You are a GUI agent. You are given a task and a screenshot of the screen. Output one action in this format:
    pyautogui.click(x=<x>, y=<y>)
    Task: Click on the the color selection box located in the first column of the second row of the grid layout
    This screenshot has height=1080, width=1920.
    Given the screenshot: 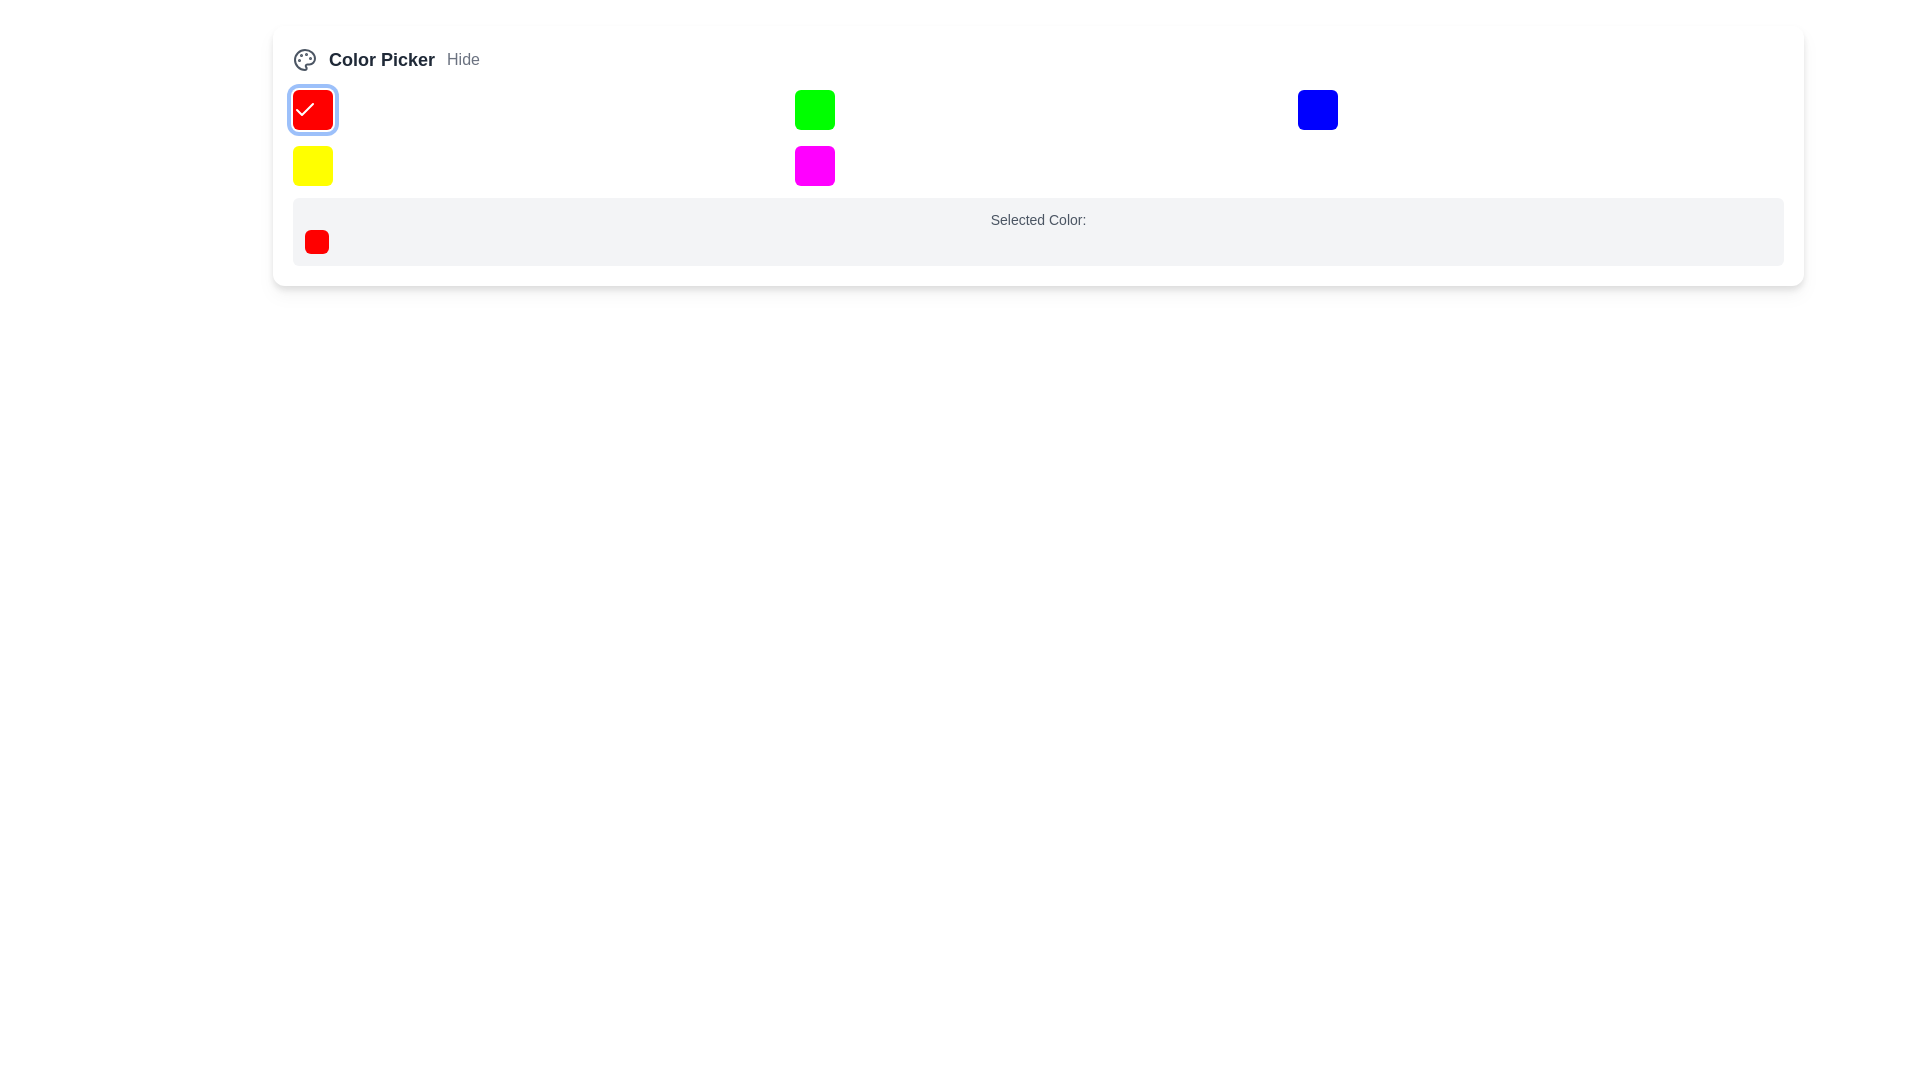 What is the action you would take?
    pyautogui.click(x=311, y=164)
    